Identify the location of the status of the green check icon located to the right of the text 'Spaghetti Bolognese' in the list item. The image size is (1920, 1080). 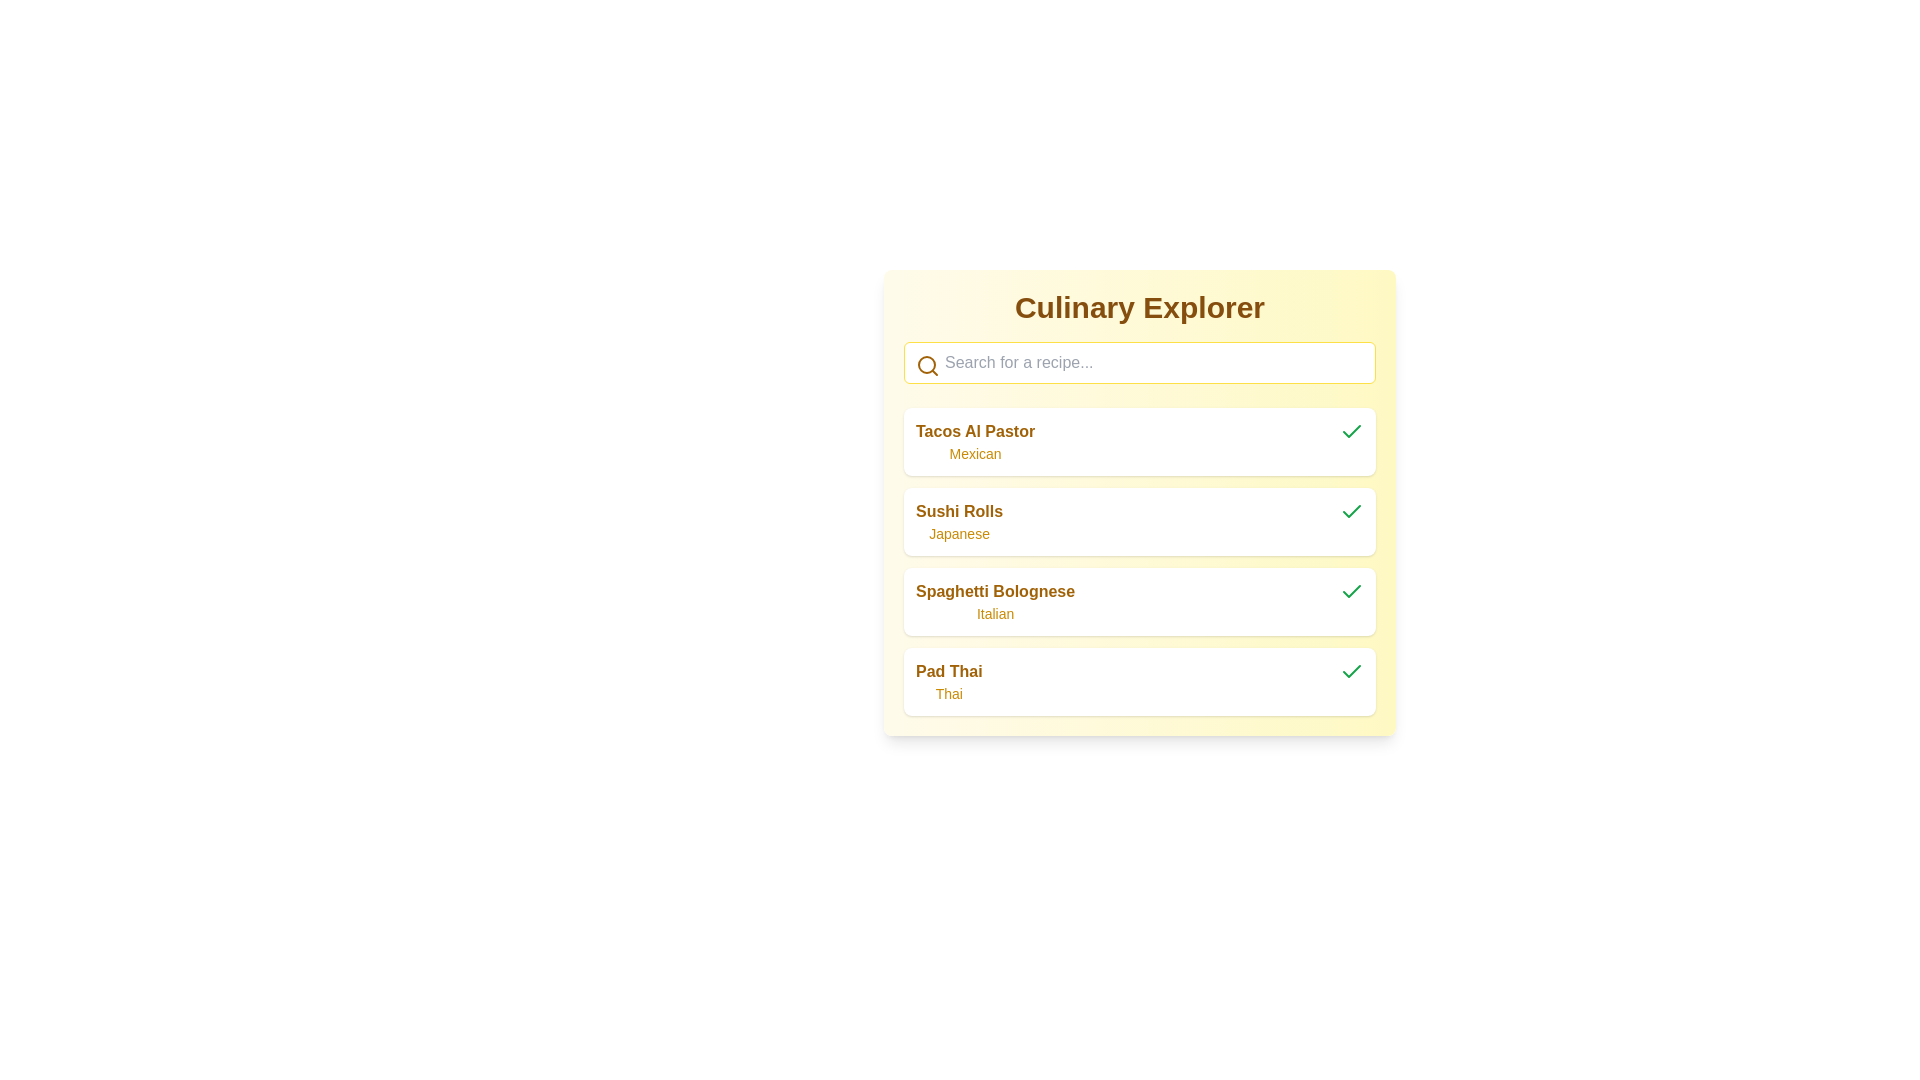
(1352, 590).